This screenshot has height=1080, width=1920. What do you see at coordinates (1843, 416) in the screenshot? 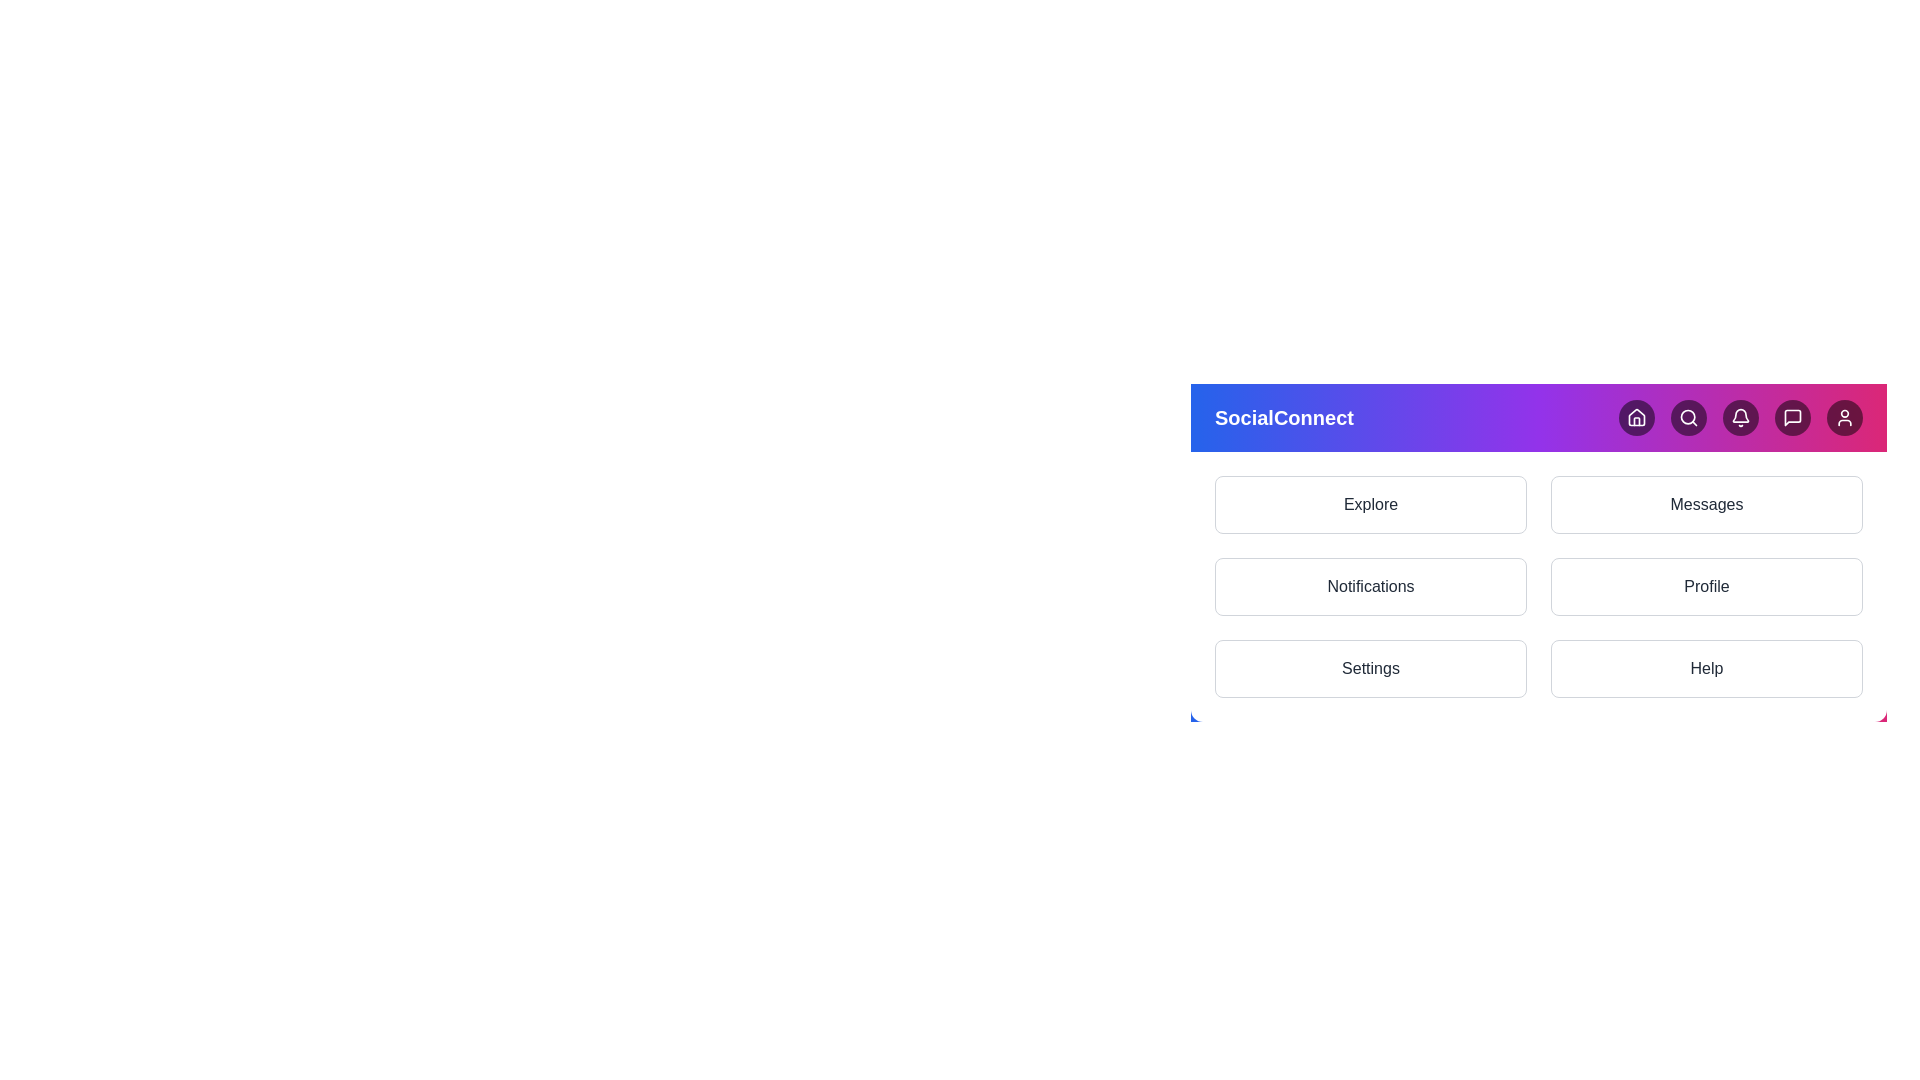
I see `the Profile button in the navigation header` at bounding box center [1843, 416].